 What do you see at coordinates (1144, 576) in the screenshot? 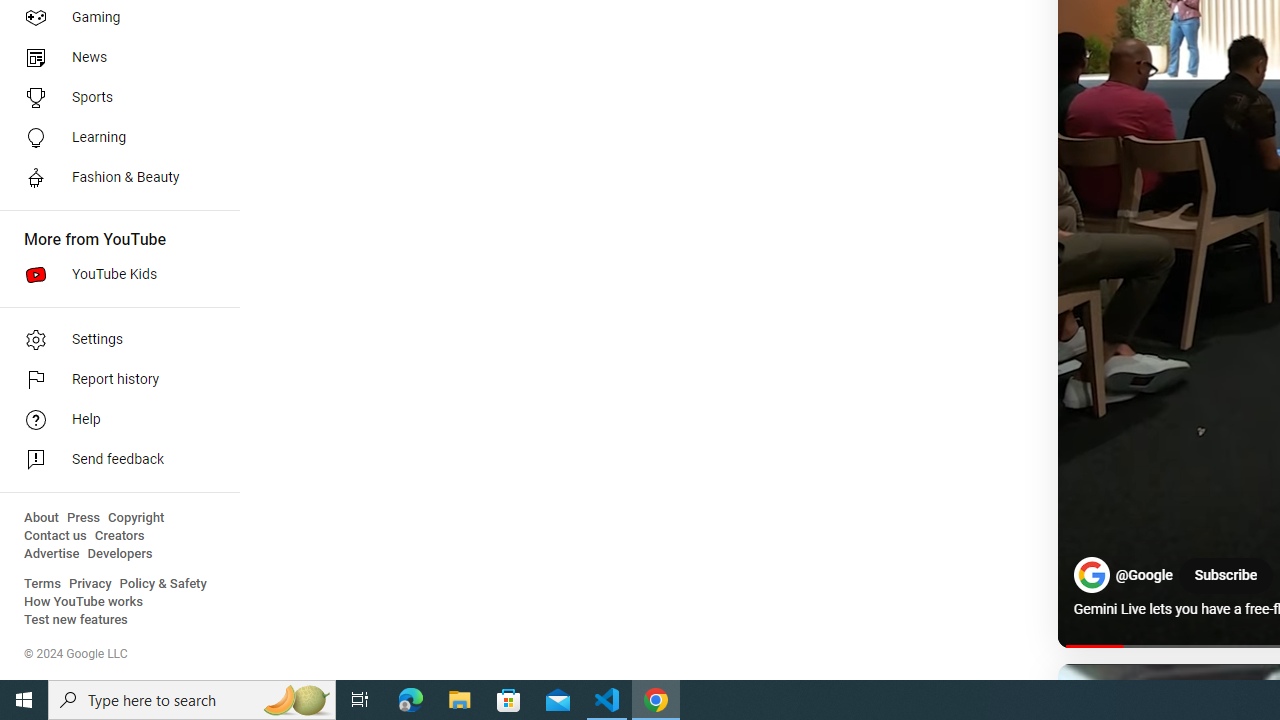
I see `'@Google'` at bounding box center [1144, 576].